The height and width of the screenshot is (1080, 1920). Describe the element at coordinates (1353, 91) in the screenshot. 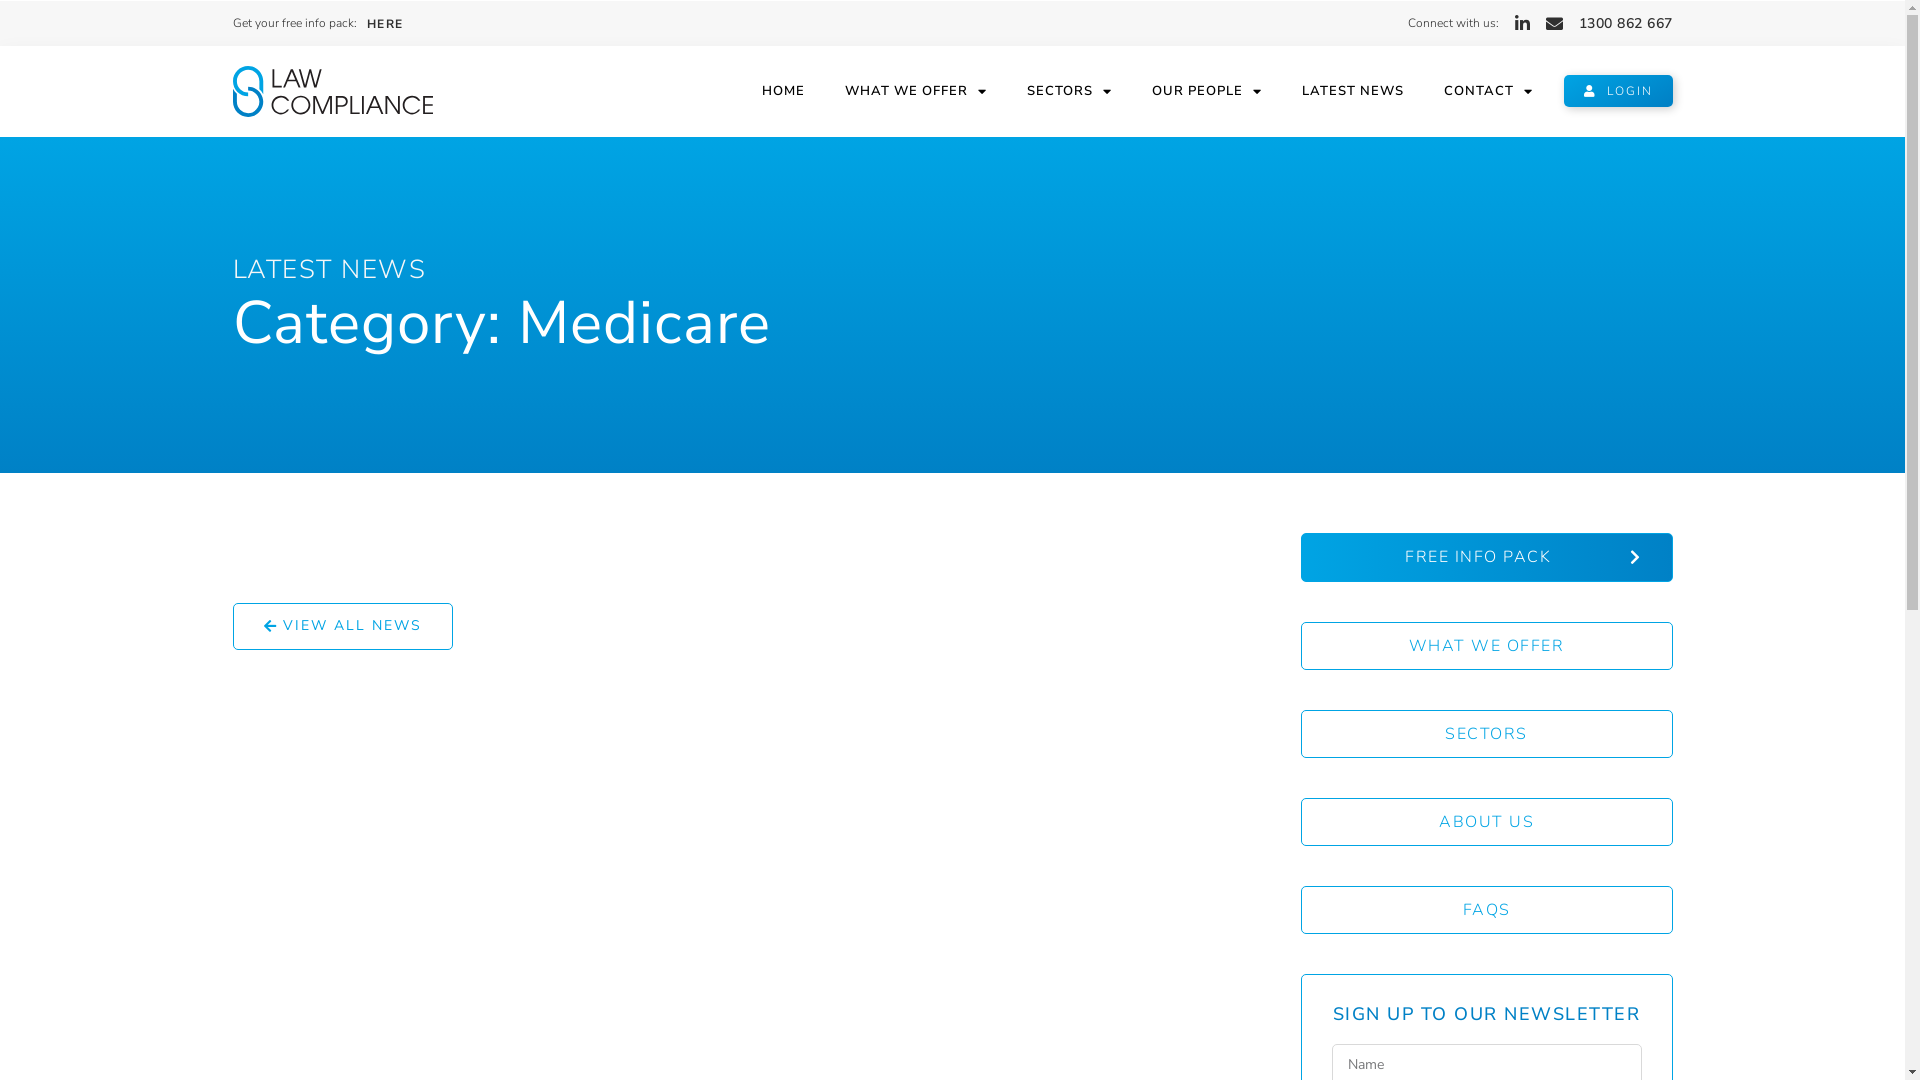

I see `'LATEST NEWS'` at that location.